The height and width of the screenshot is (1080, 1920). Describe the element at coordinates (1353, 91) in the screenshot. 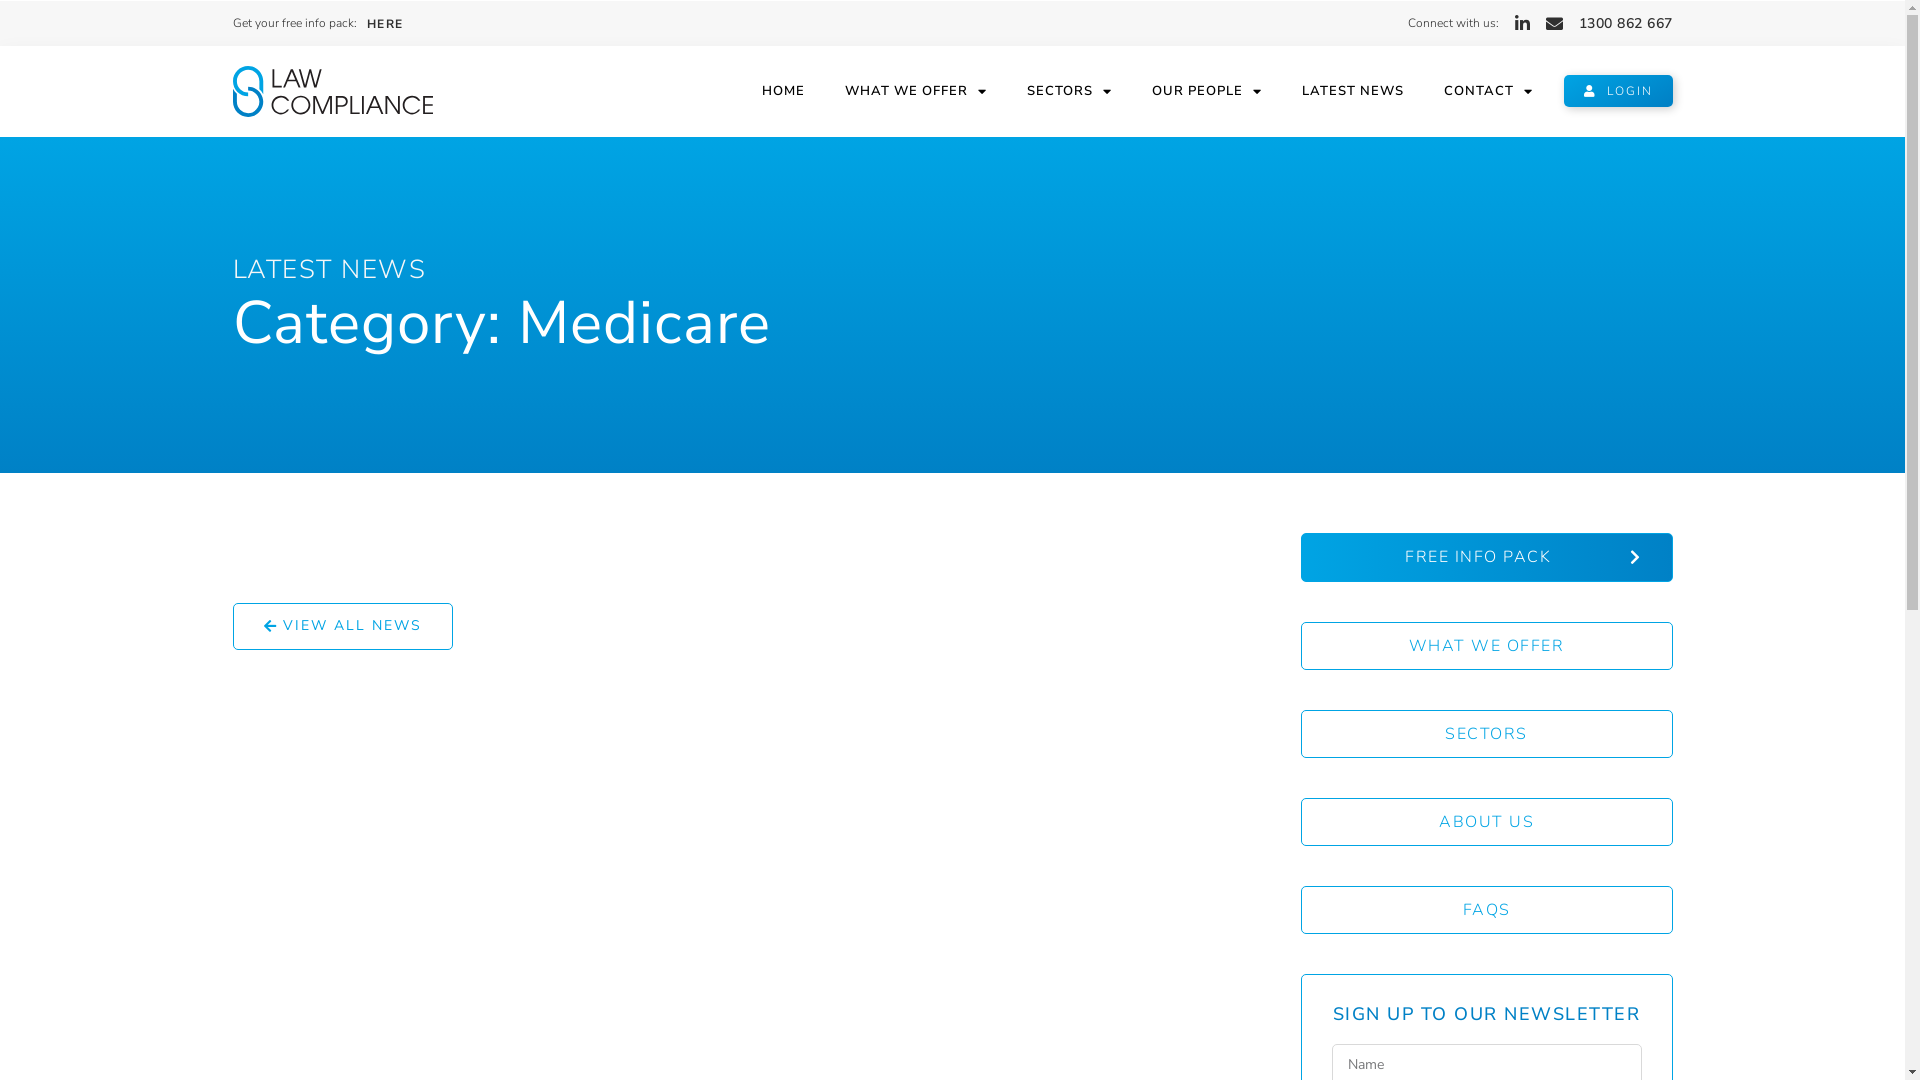

I see `'LATEST NEWS'` at that location.